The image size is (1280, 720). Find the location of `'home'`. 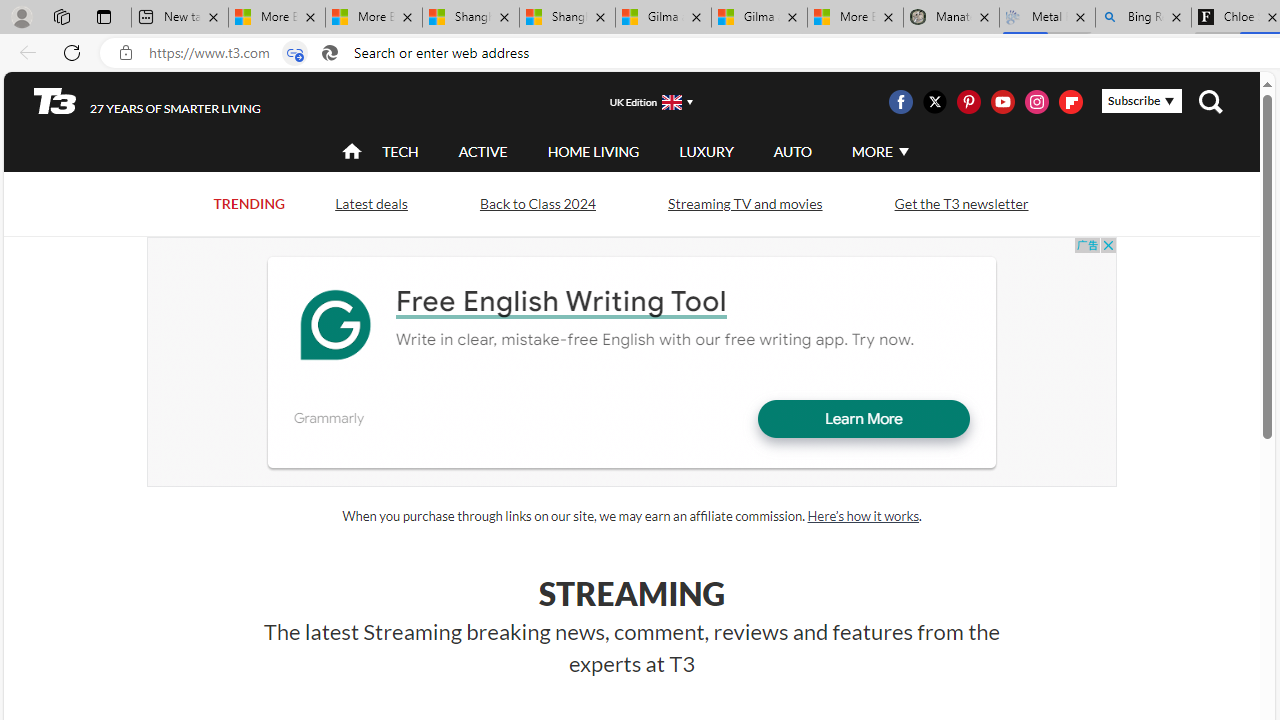

'home' is located at coordinates (352, 152).